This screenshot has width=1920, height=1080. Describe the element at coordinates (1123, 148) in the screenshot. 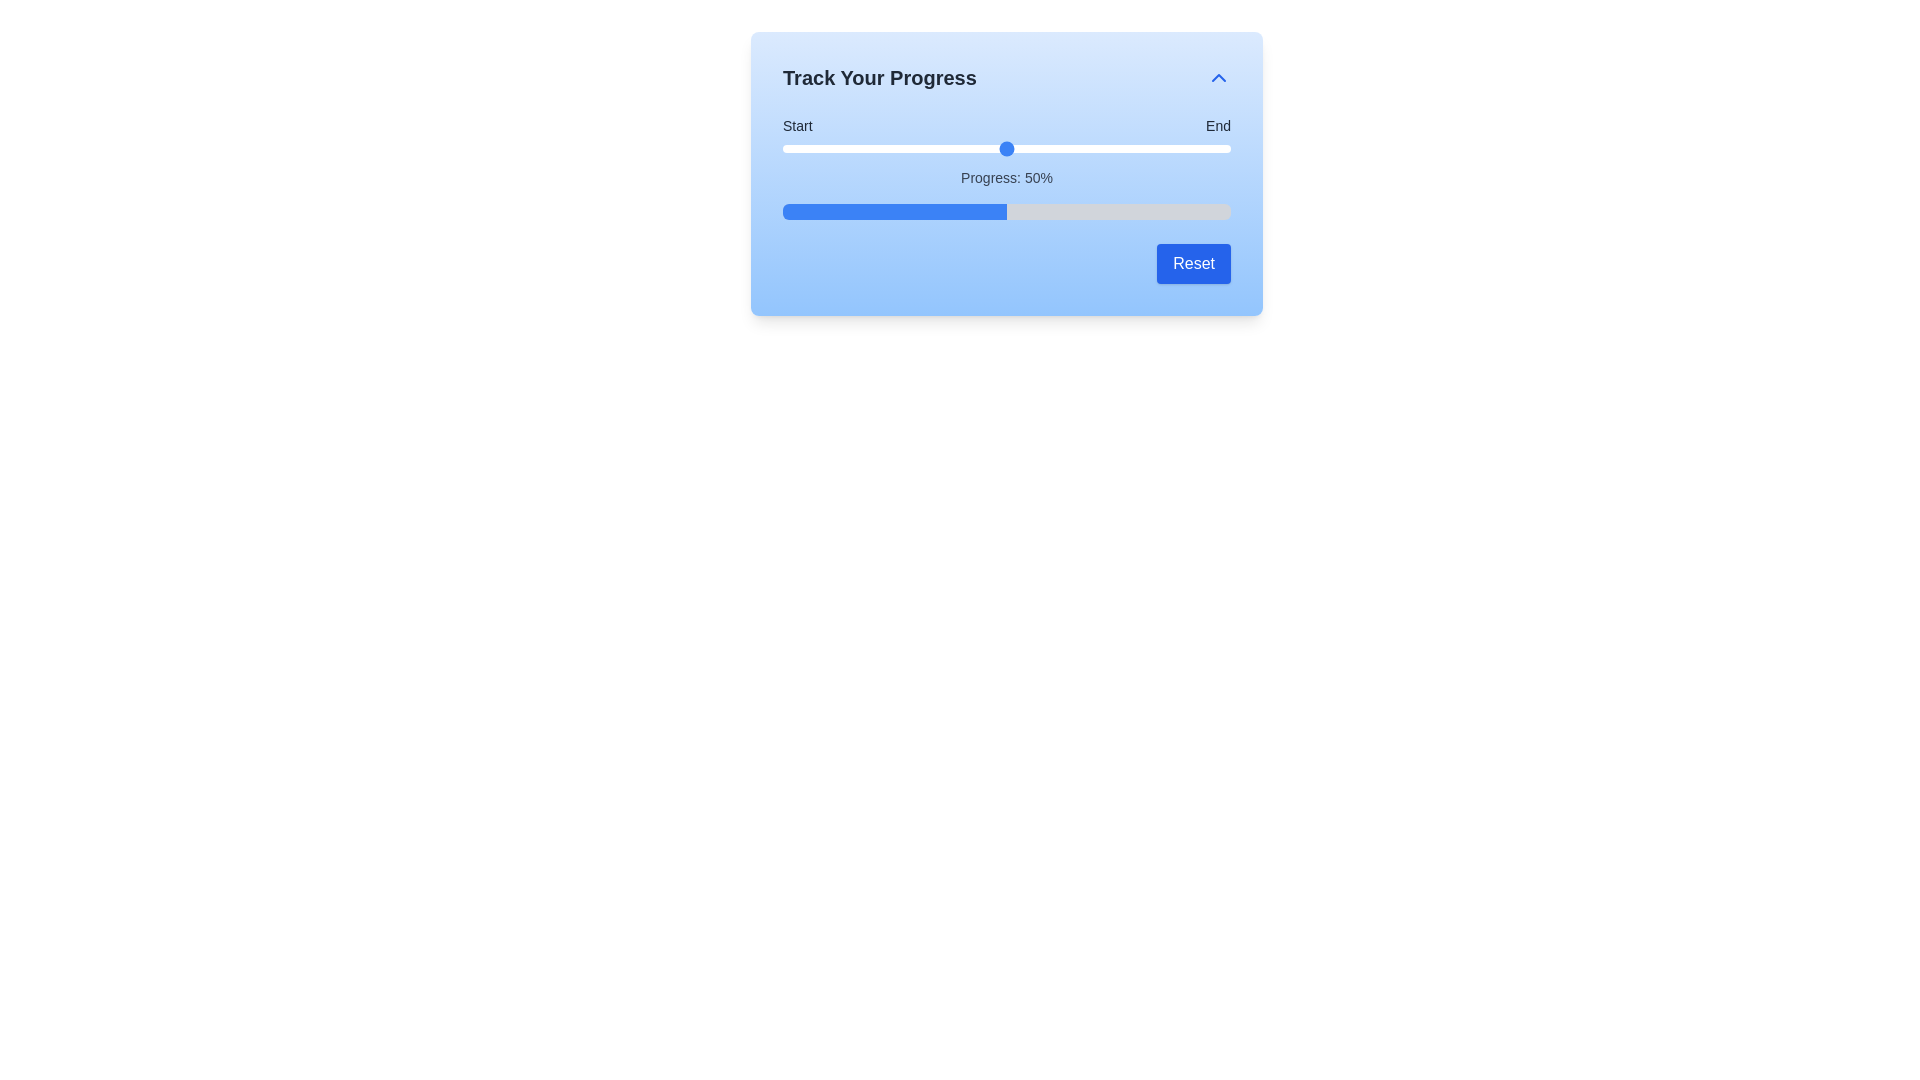

I see `the slider to set the progress to 76%` at that location.